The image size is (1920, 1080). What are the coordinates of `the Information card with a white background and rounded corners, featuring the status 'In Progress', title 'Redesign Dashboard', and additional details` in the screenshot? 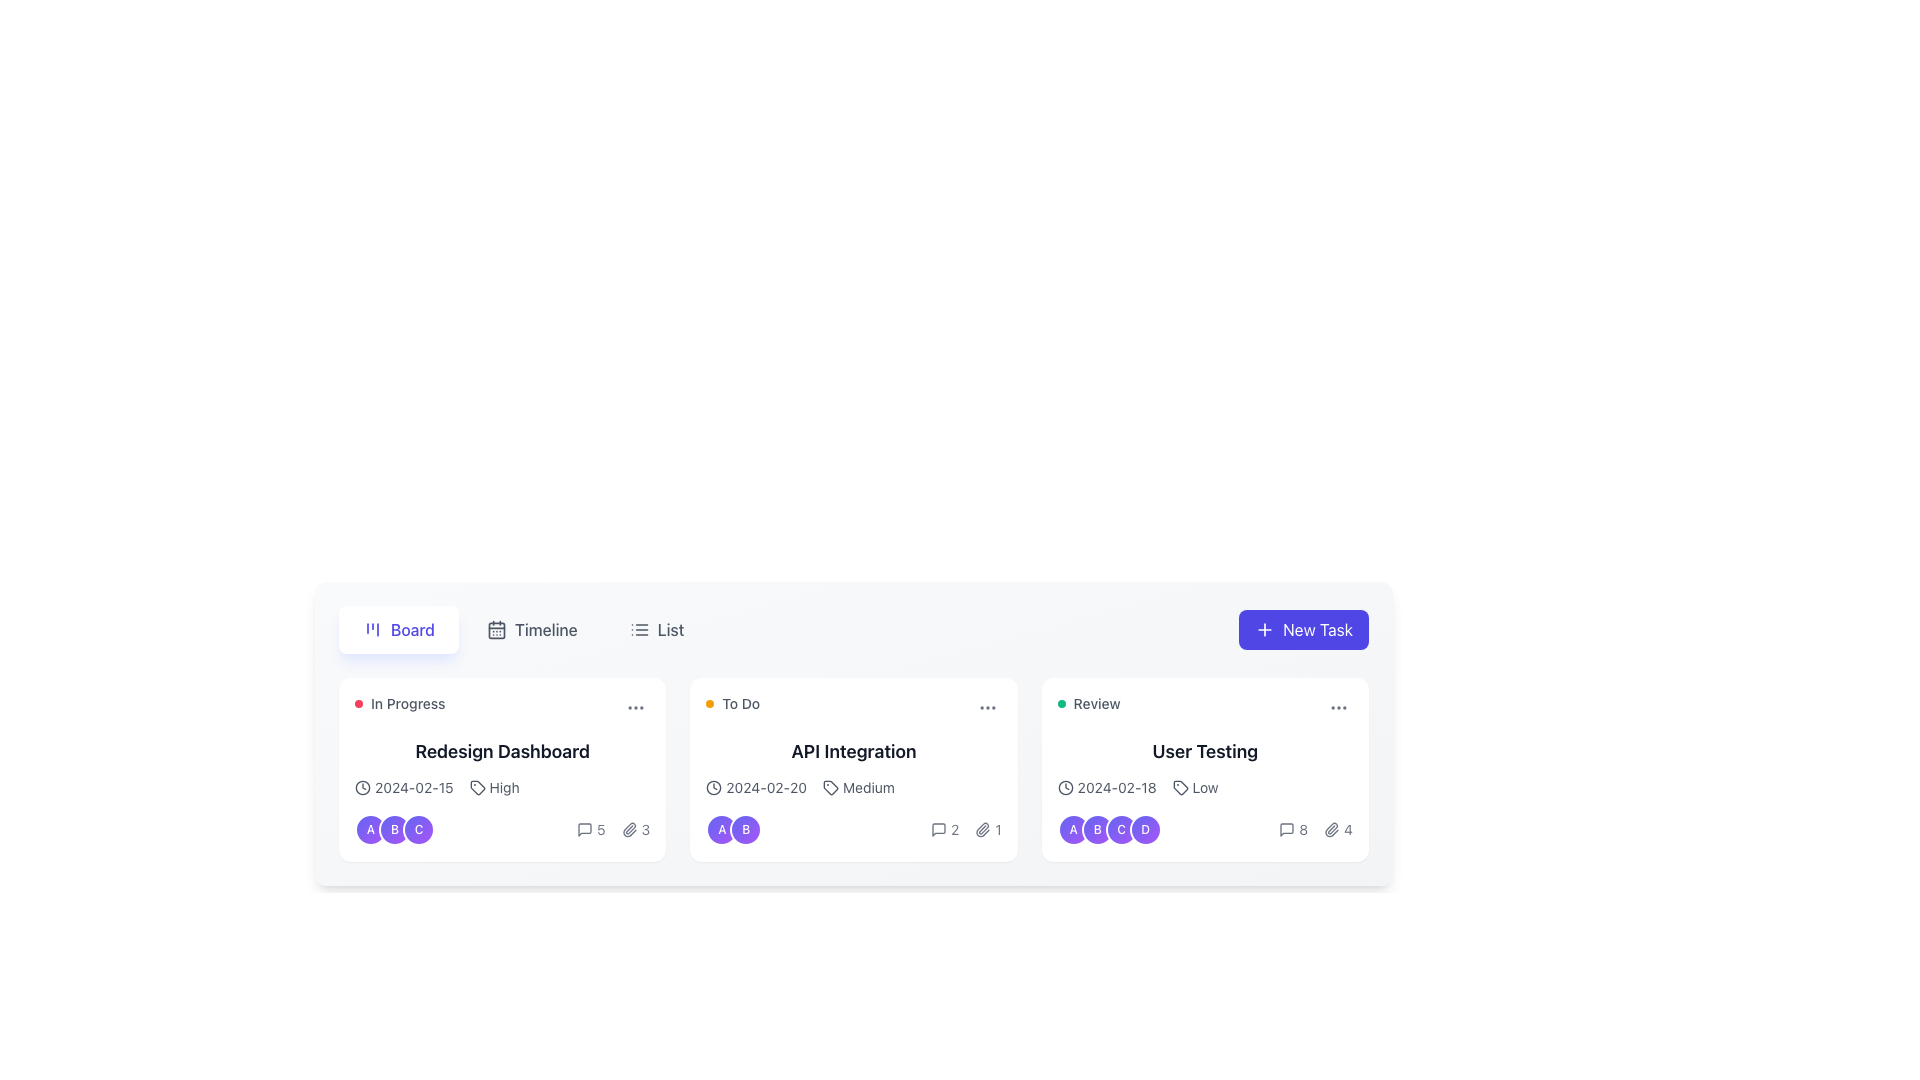 It's located at (502, 769).